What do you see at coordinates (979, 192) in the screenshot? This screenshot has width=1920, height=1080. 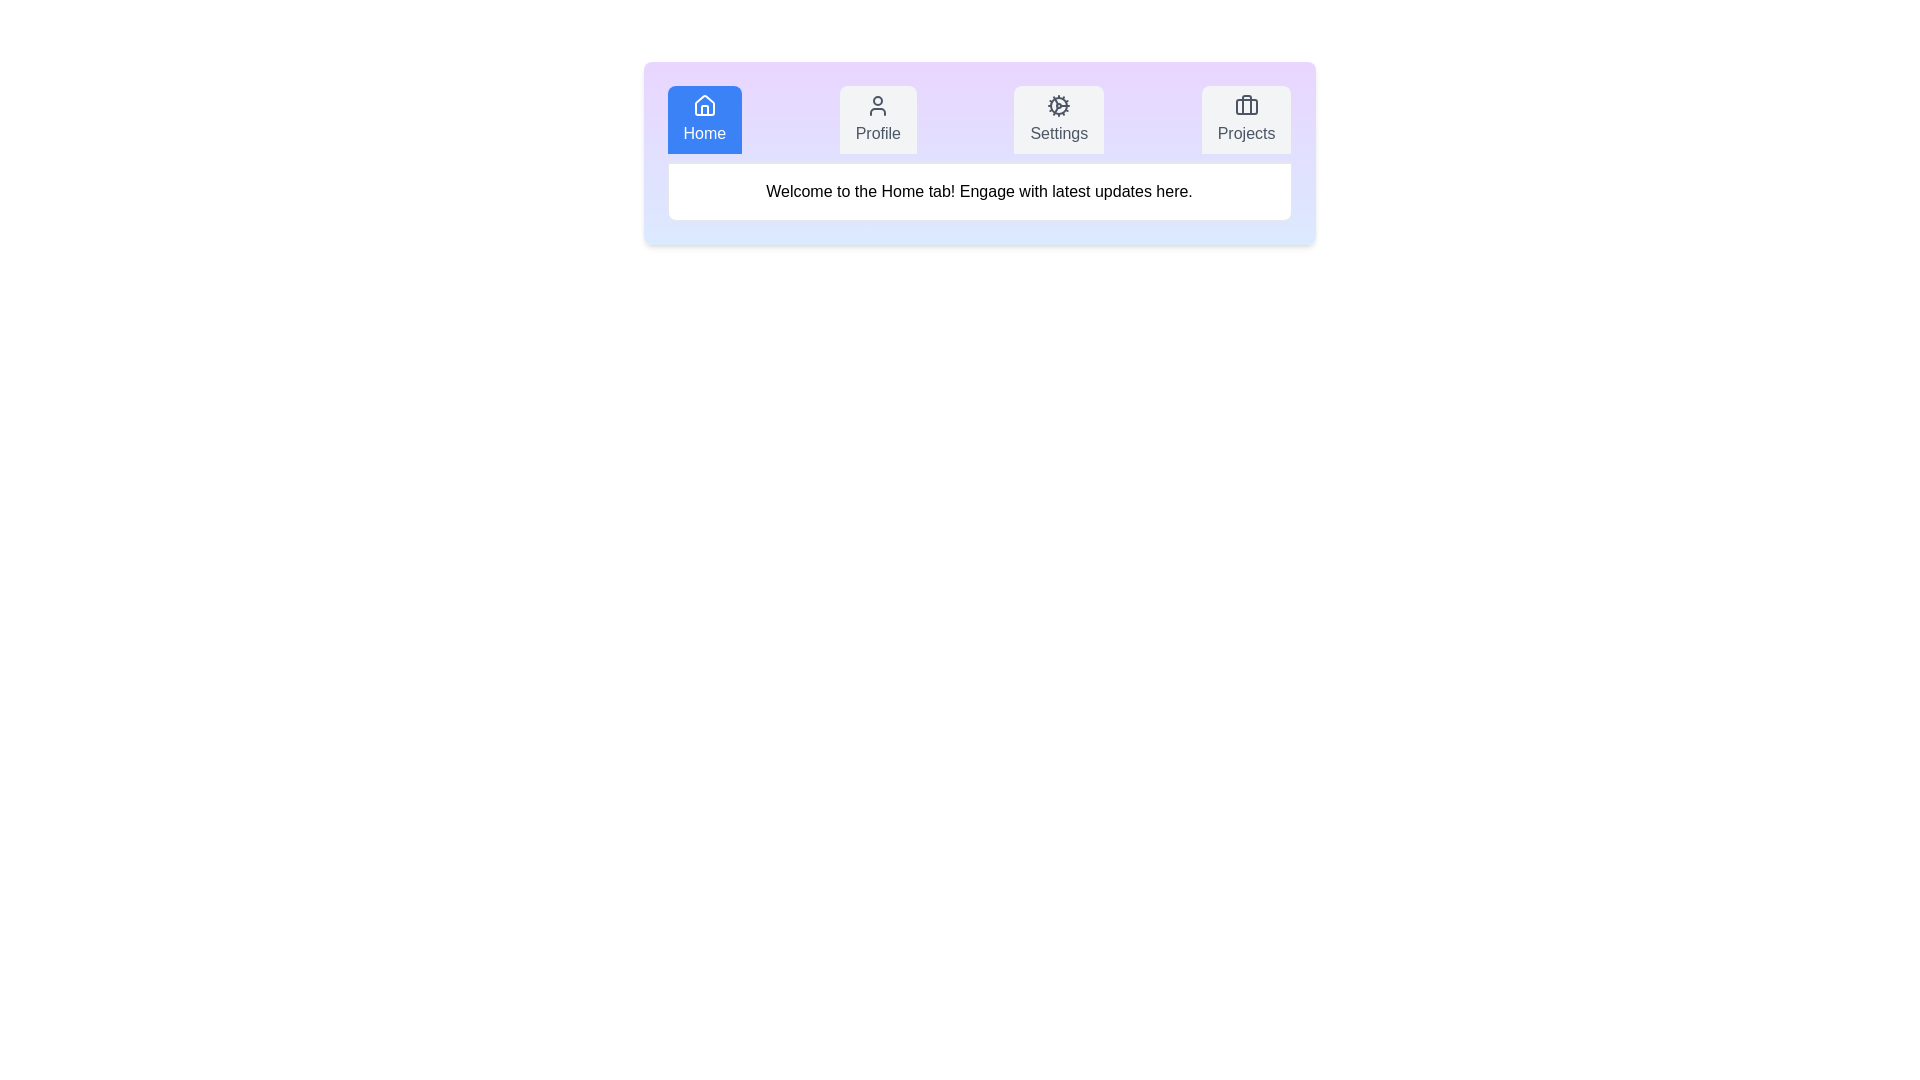 I see `the static text display located at the bottom of the 'Home' tab section, which provides an introduction or message to users` at bounding box center [979, 192].